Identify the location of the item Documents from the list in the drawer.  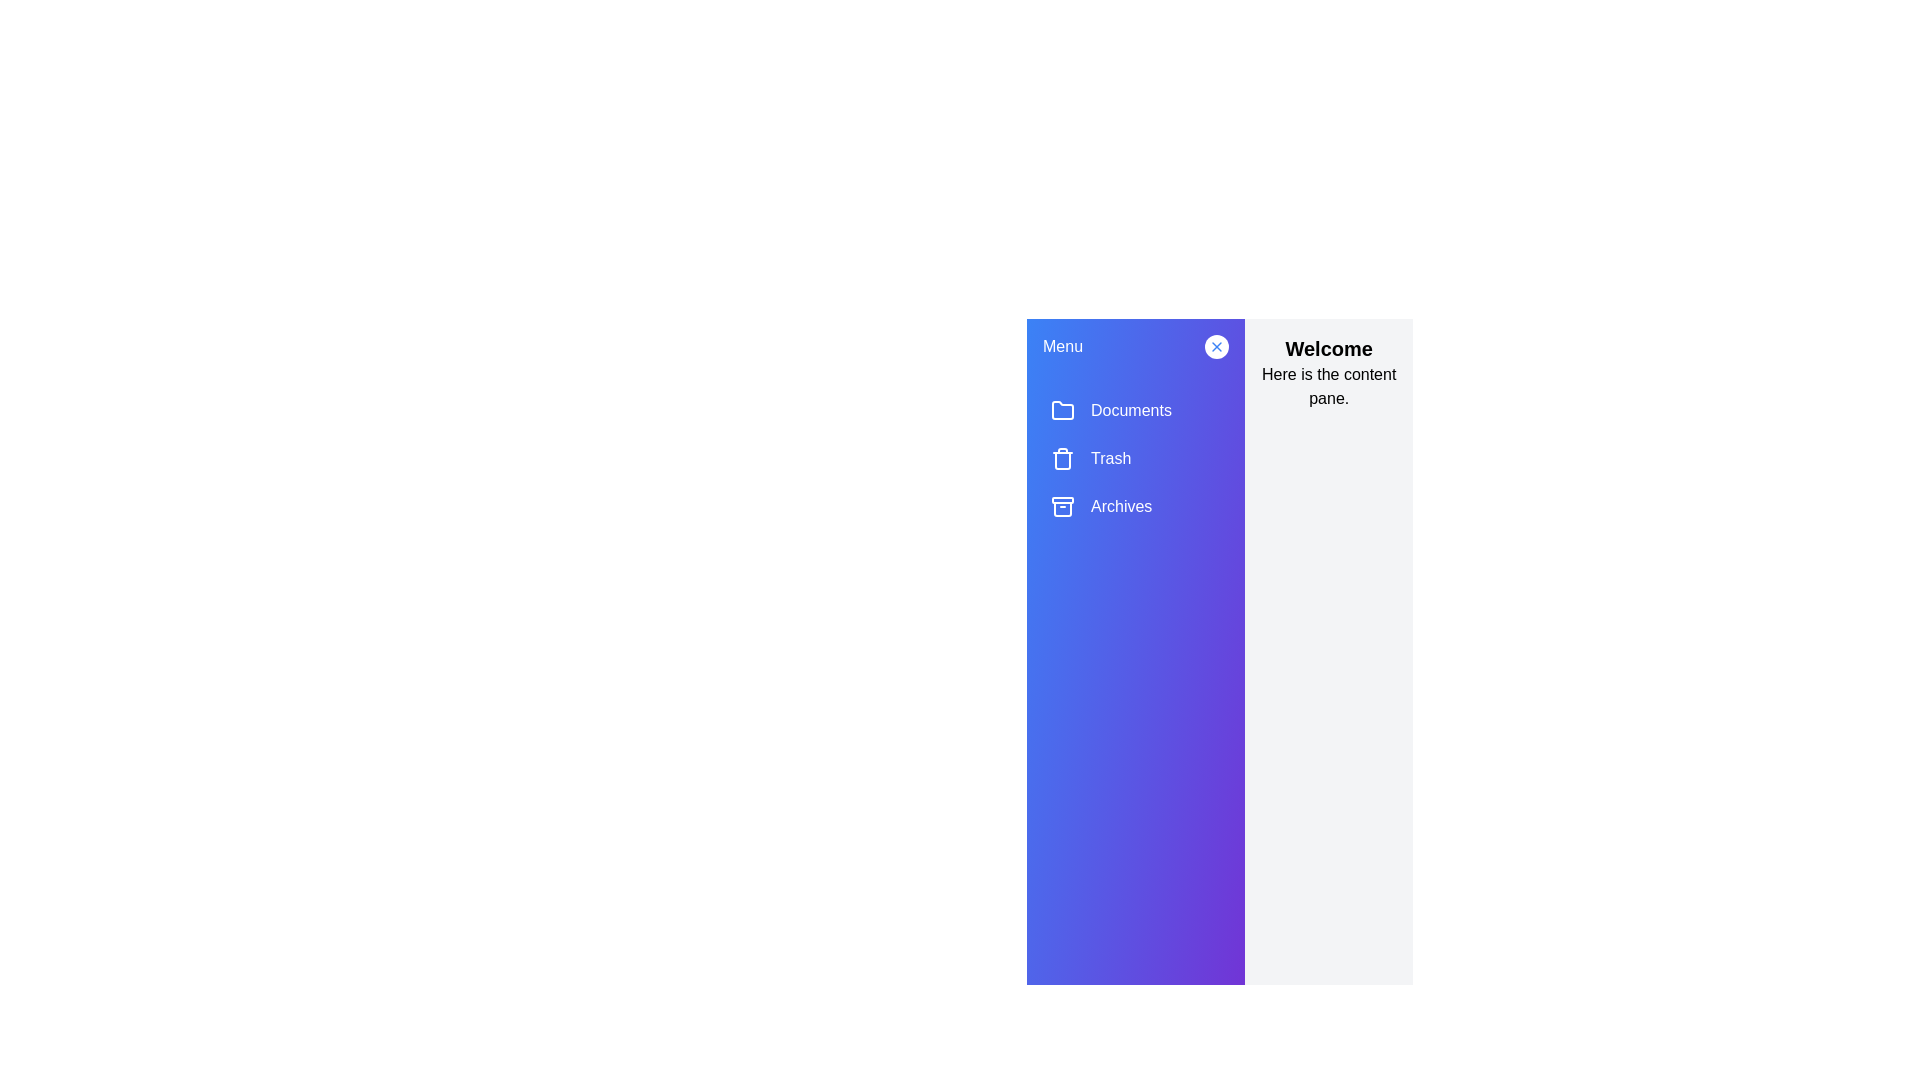
(1136, 410).